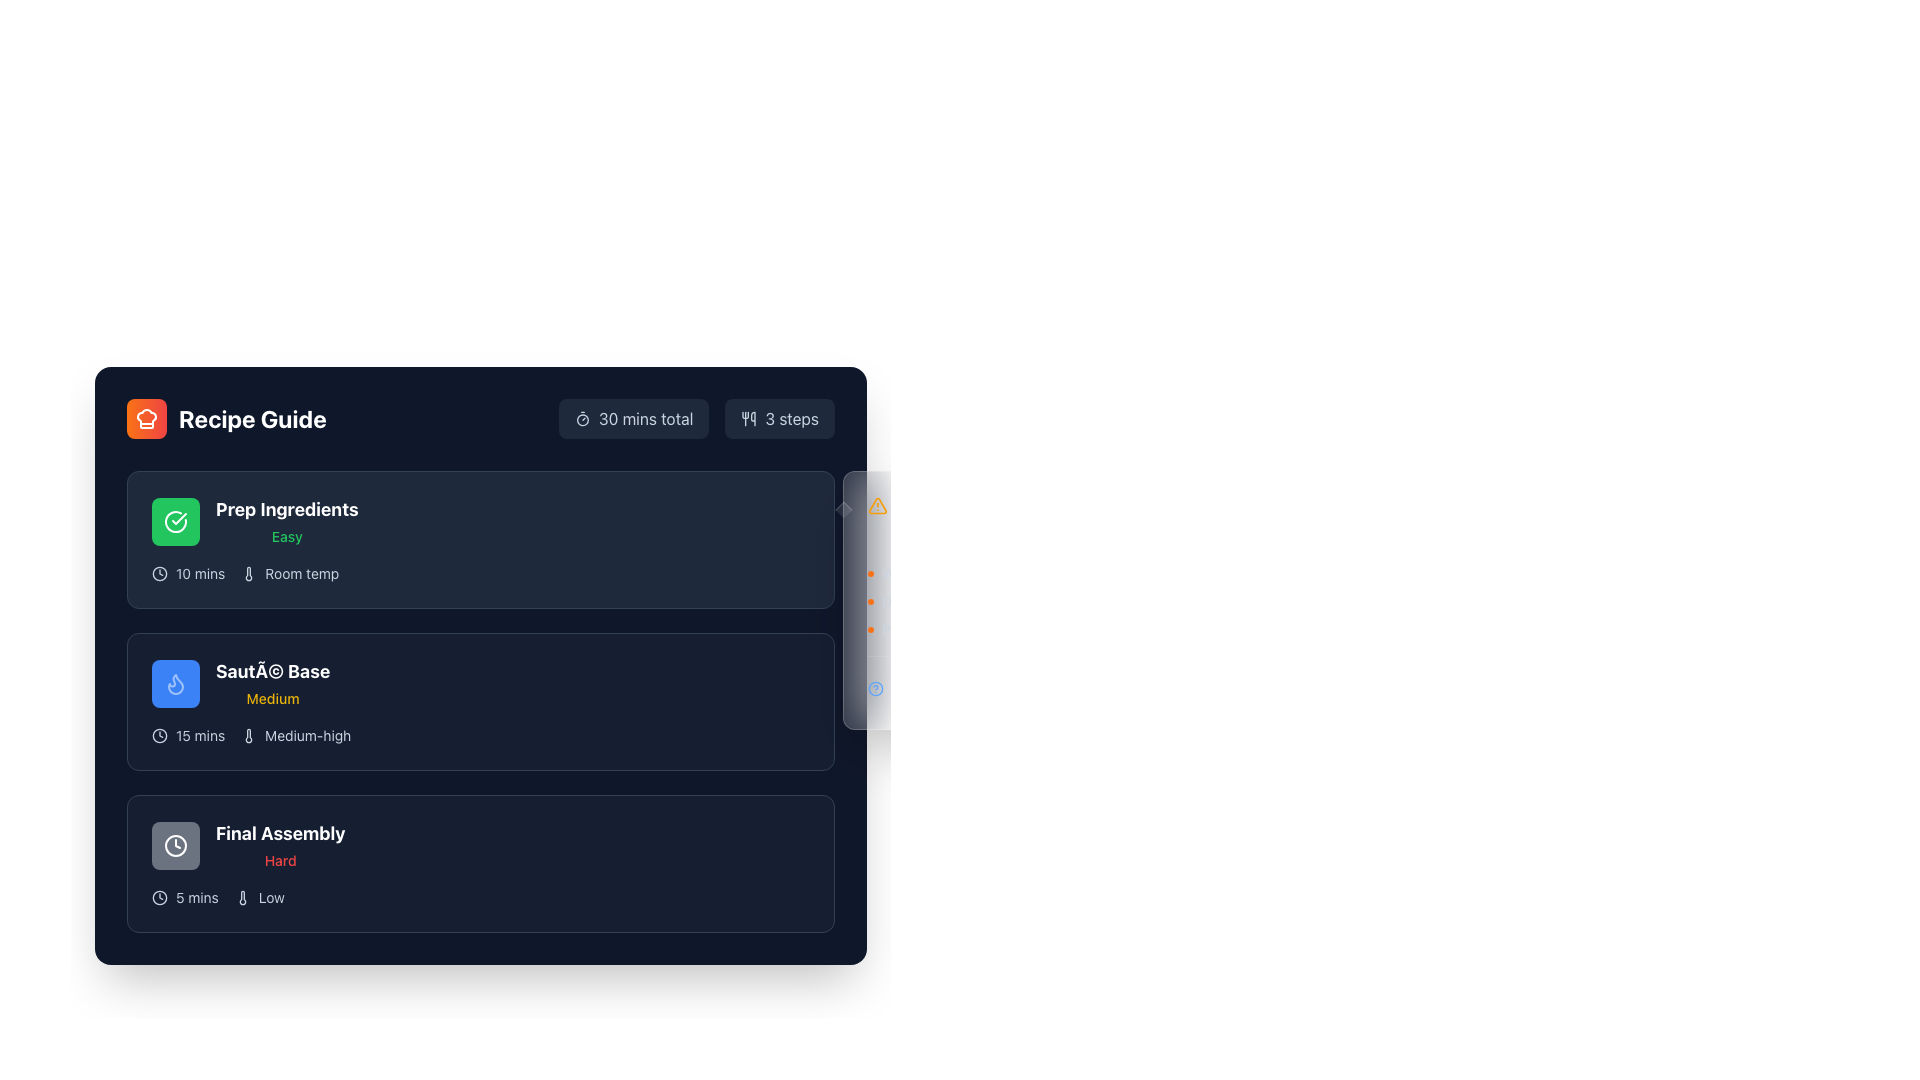  I want to click on the Static Label that communicates the total number of steps in a process, located at the top-right corner of the content area, adjacent to an icon resembling utensils, so click(791, 418).